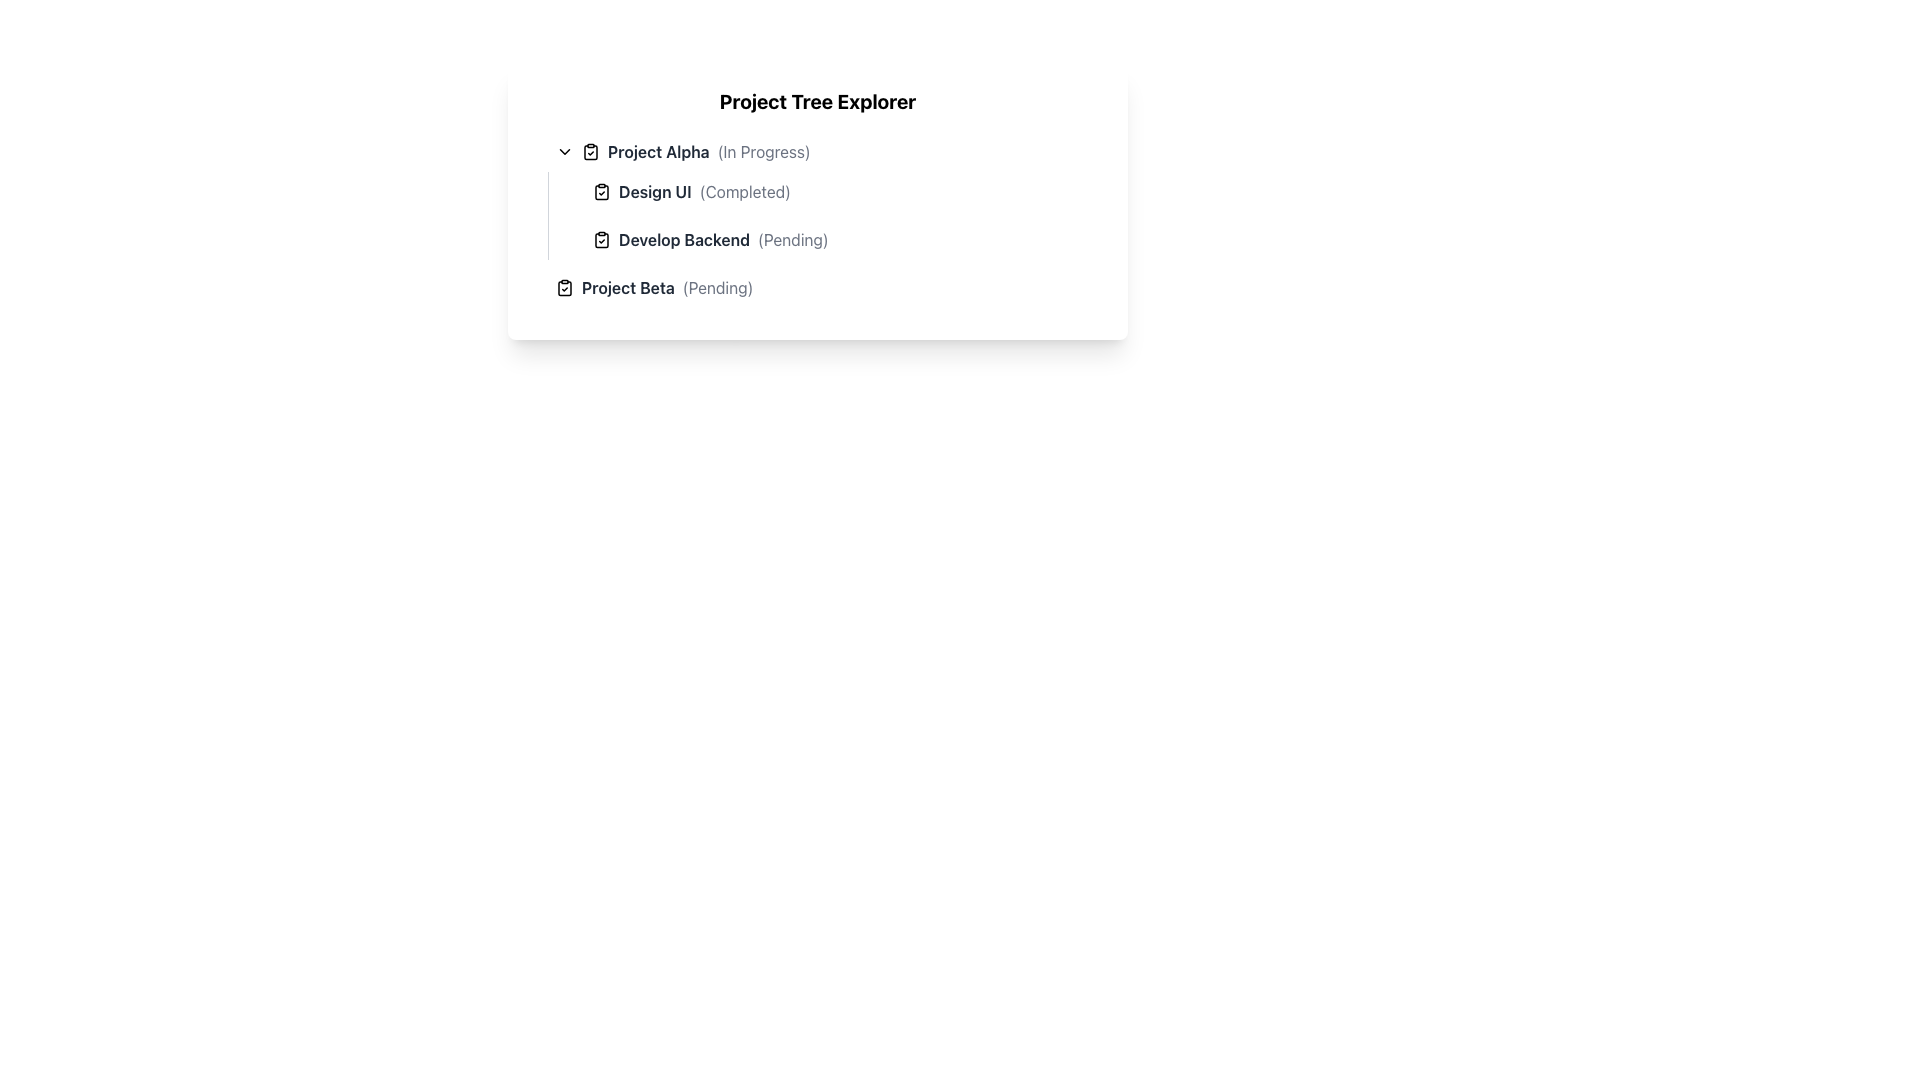 The width and height of the screenshot is (1920, 1080). What do you see at coordinates (564, 288) in the screenshot?
I see `the clipboard-like icon located next to the 'Project Beta' entry in the 'Project Tree Explorer' interface` at bounding box center [564, 288].